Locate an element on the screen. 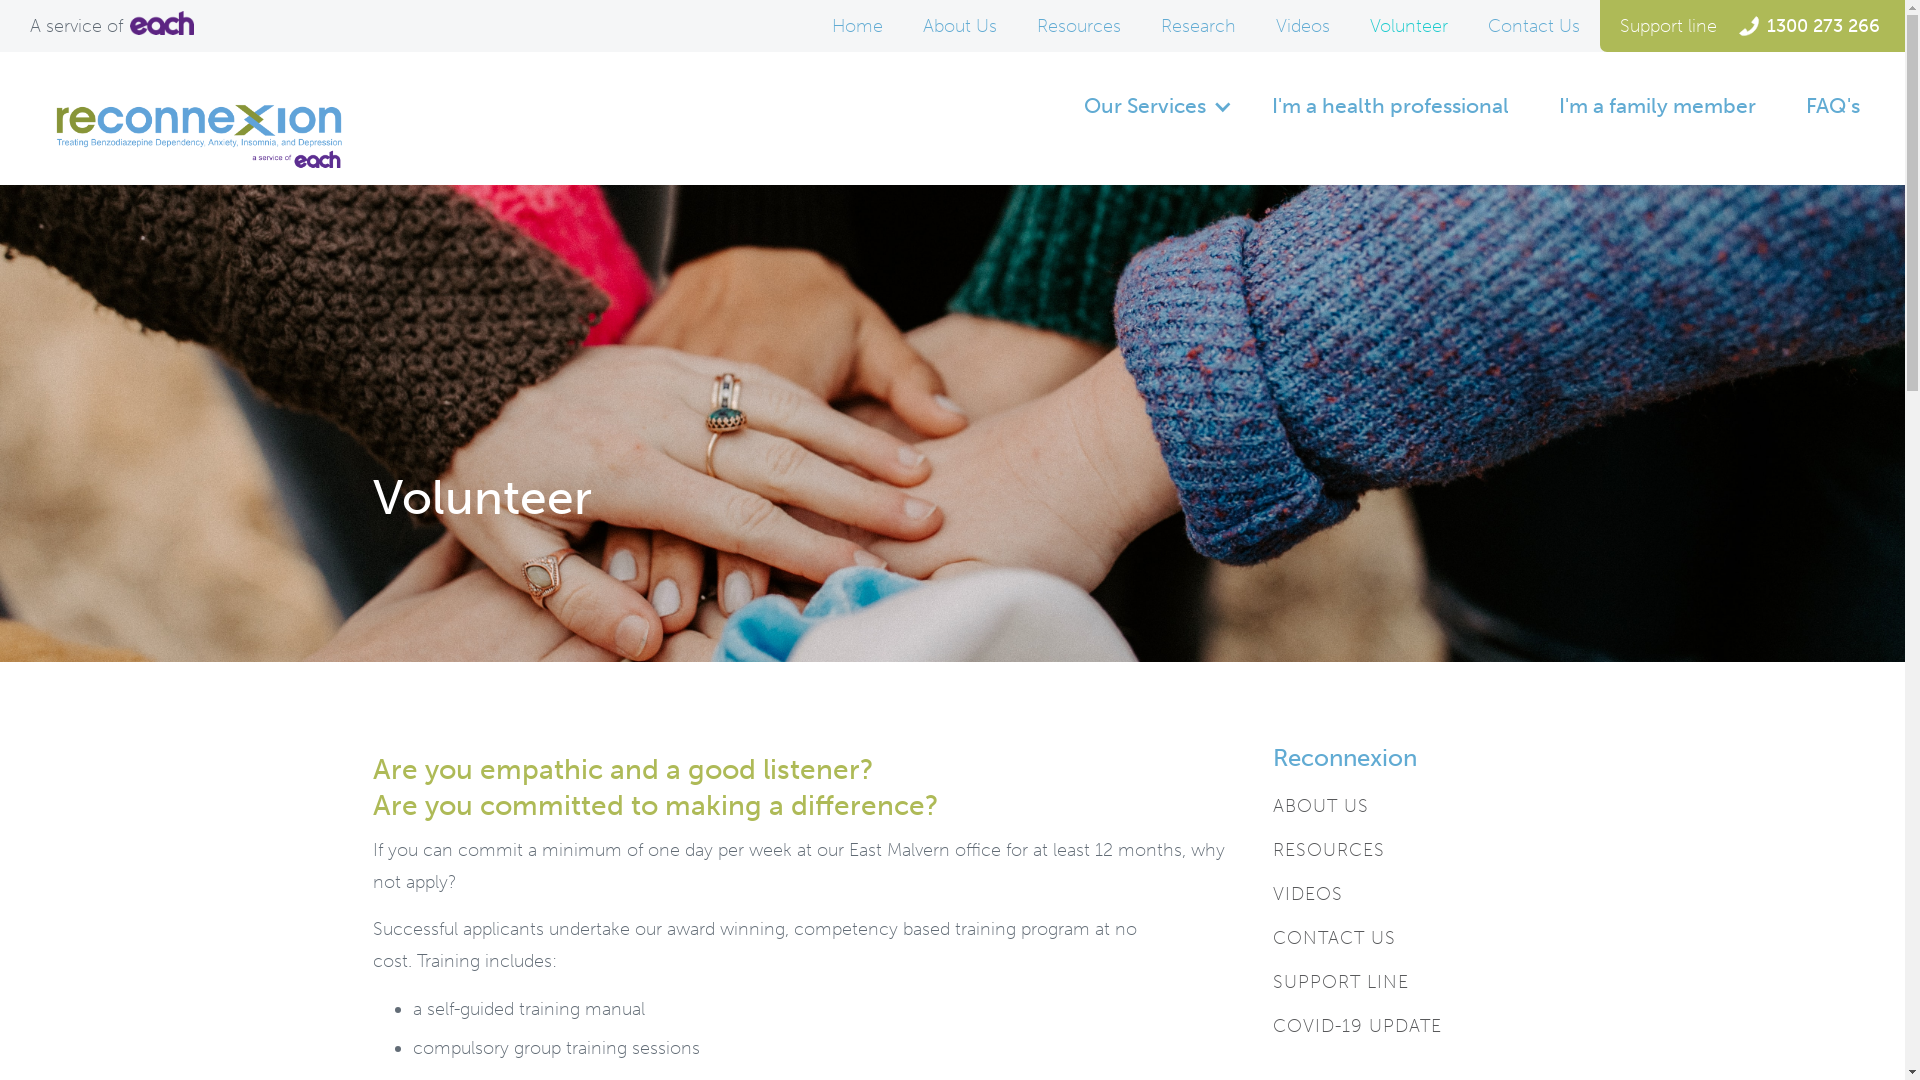 This screenshot has width=1920, height=1080. 'COVID-19 UPDATE' is located at coordinates (1356, 1026).